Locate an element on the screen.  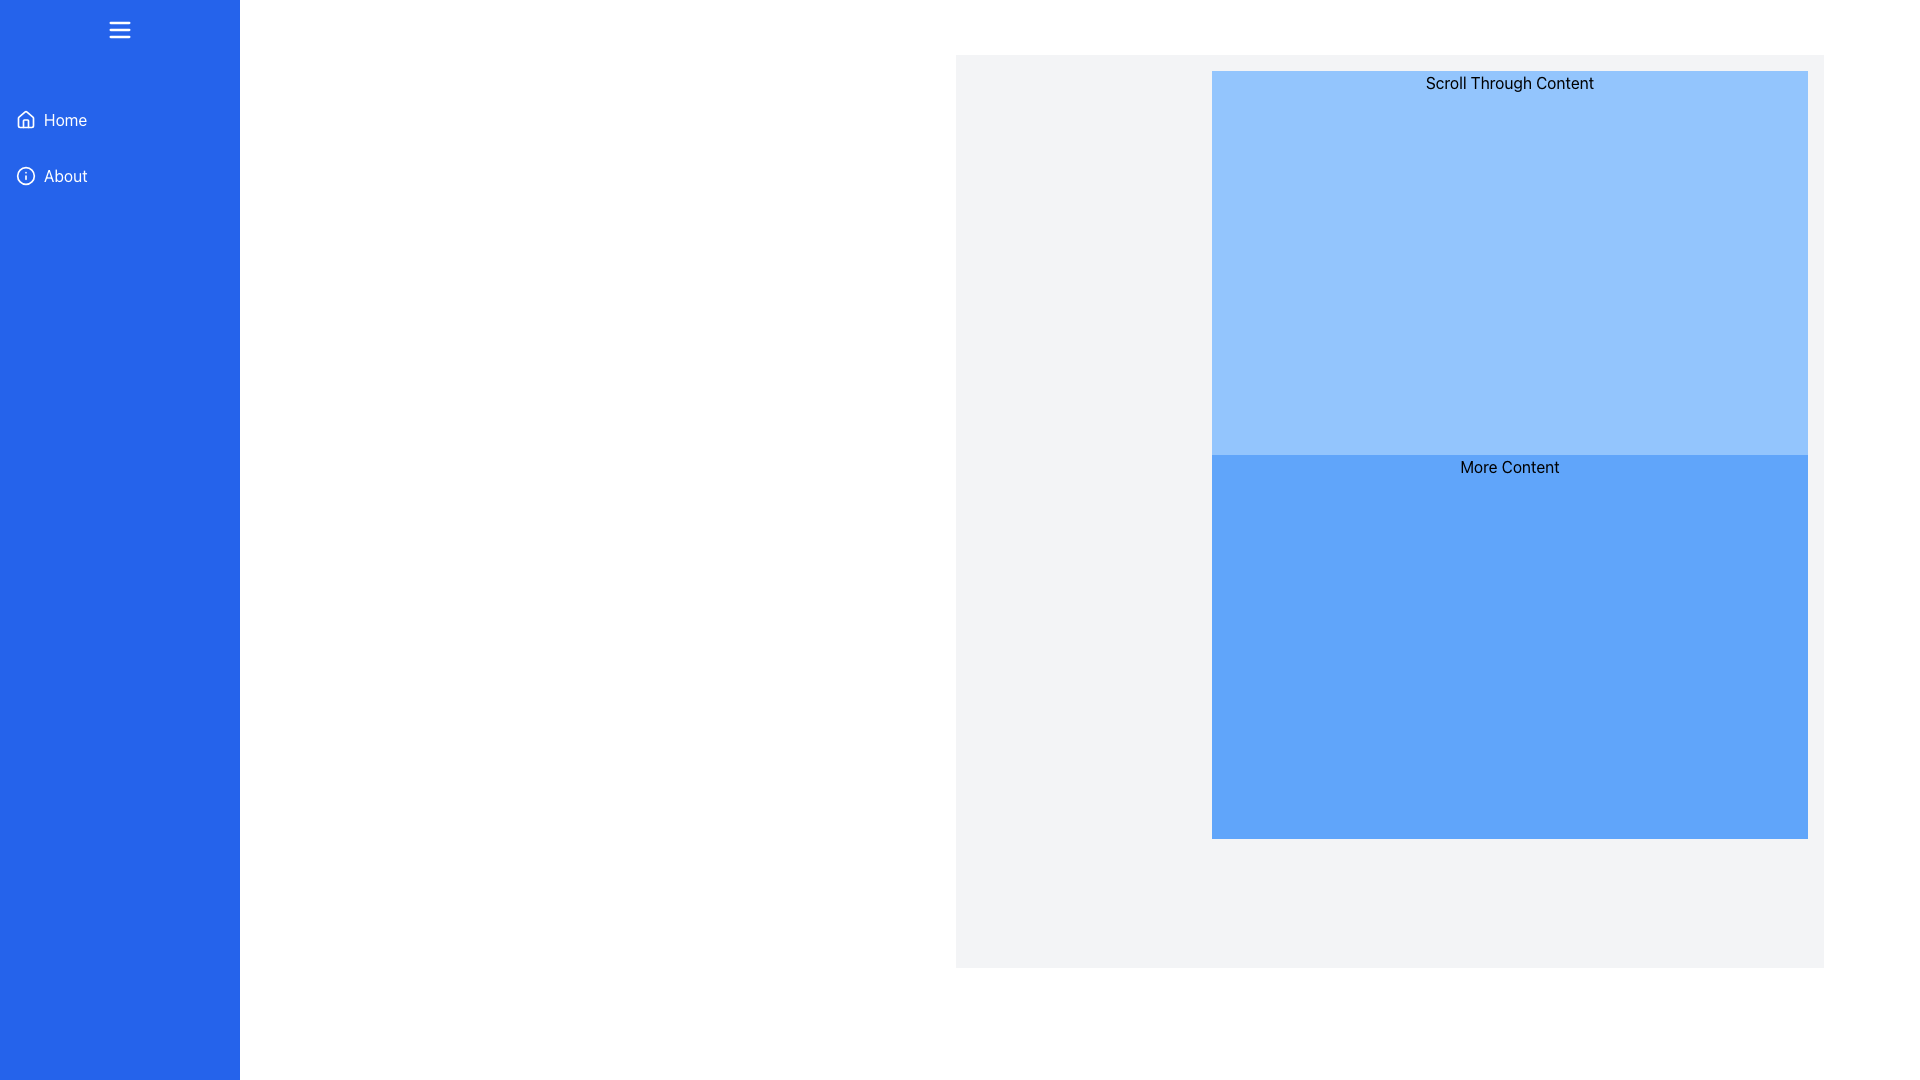
the house icon located in the left sidebar above the 'Home' label is located at coordinates (25, 119).